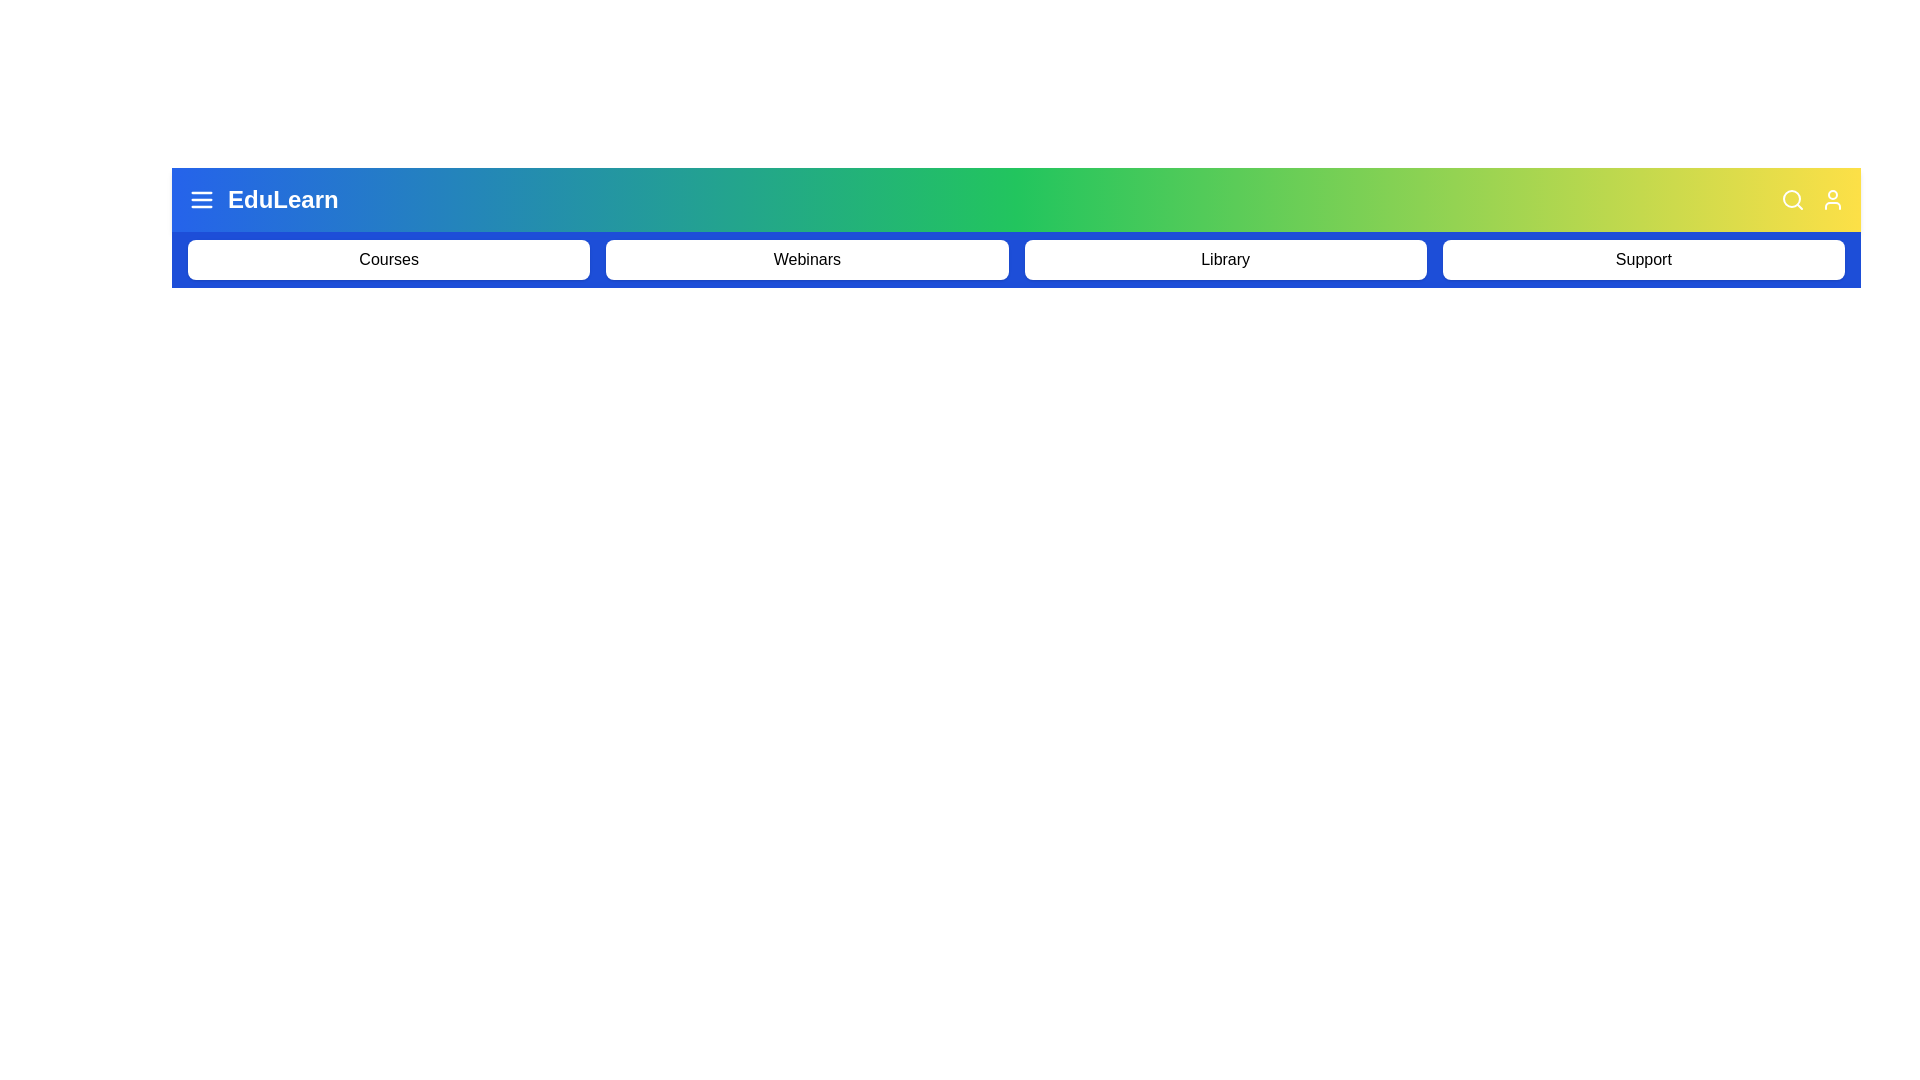 The width and height of the screenshot is (1920, 1080). What do you see at coordinates (1223, 258) in the screenshot?
I see `the menu item Library` at bounding box center [1223, 258].